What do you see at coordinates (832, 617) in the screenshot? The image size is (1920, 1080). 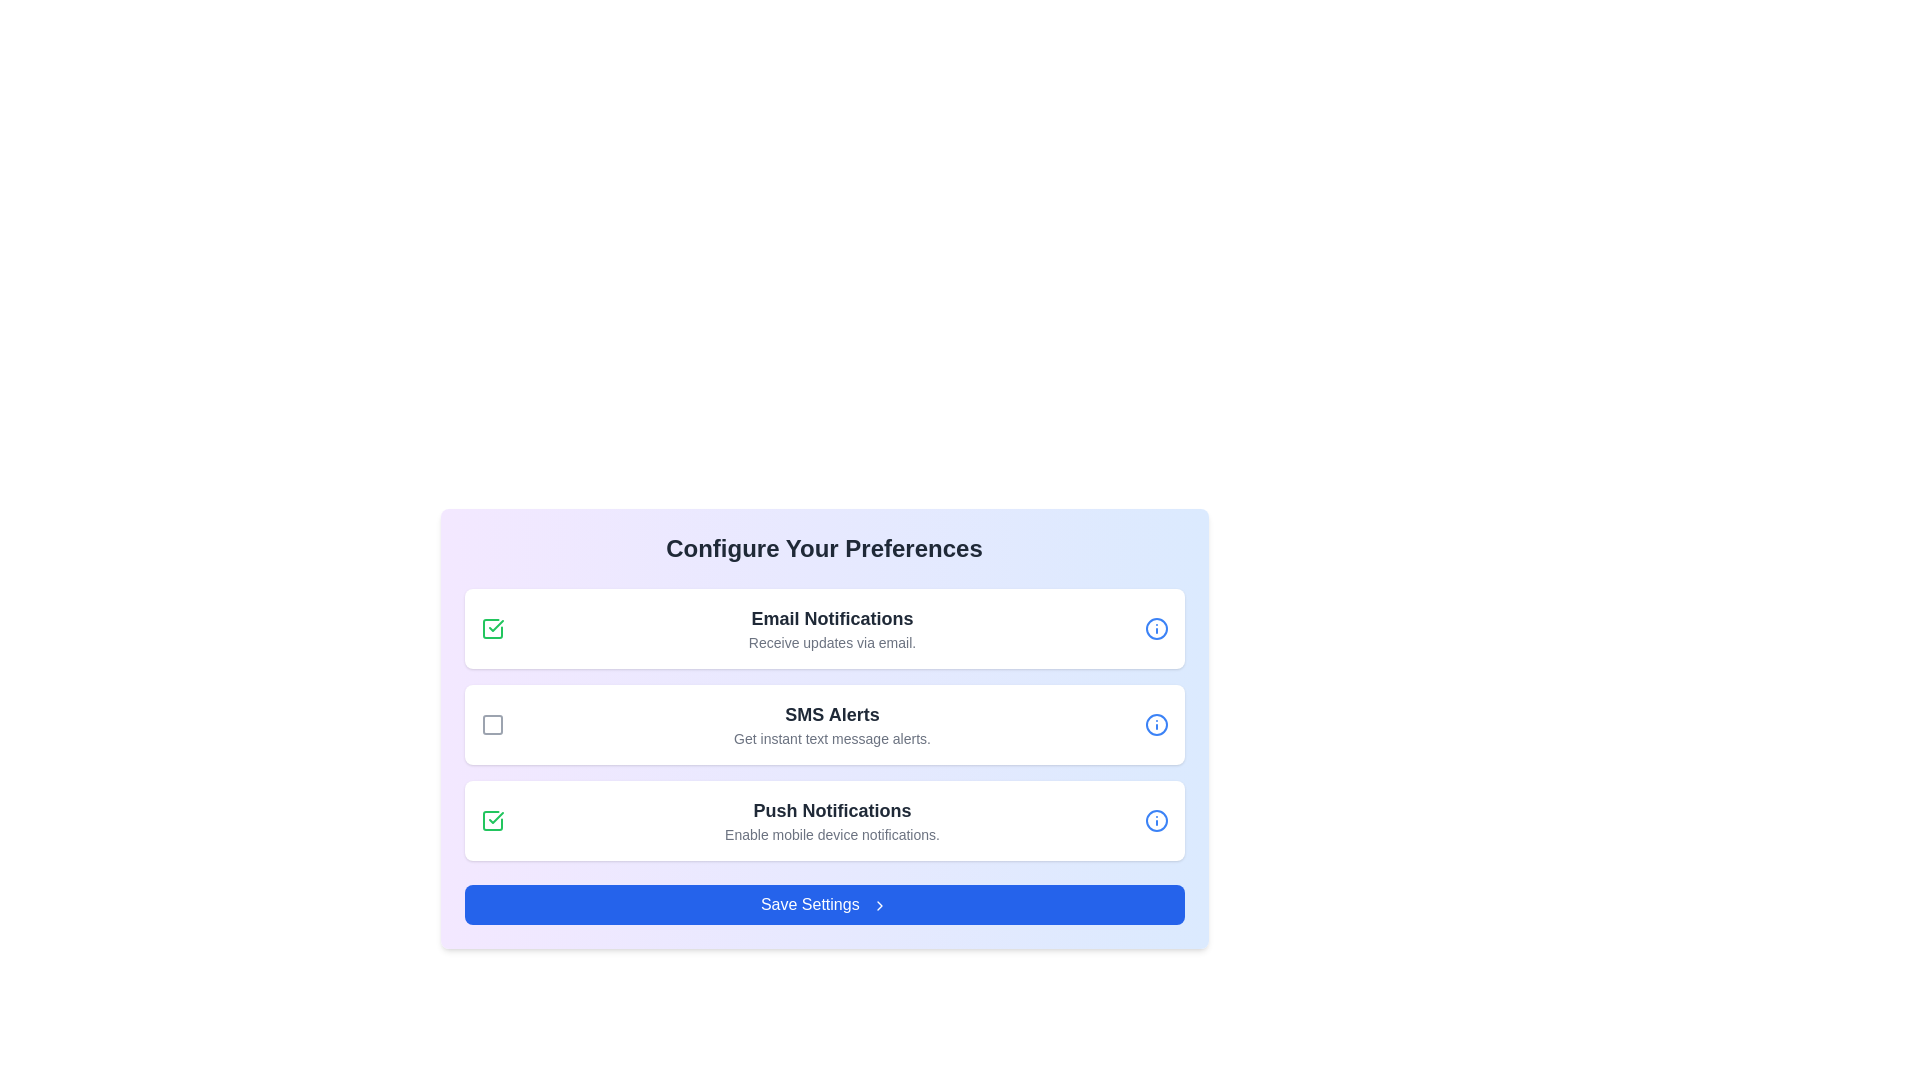 I see `the 'Email Notifications' text label, which is displayed in bold and larger font, colored dark gray, positioned at the top of the preference section for email notifications` at bounding box center [832, 617].